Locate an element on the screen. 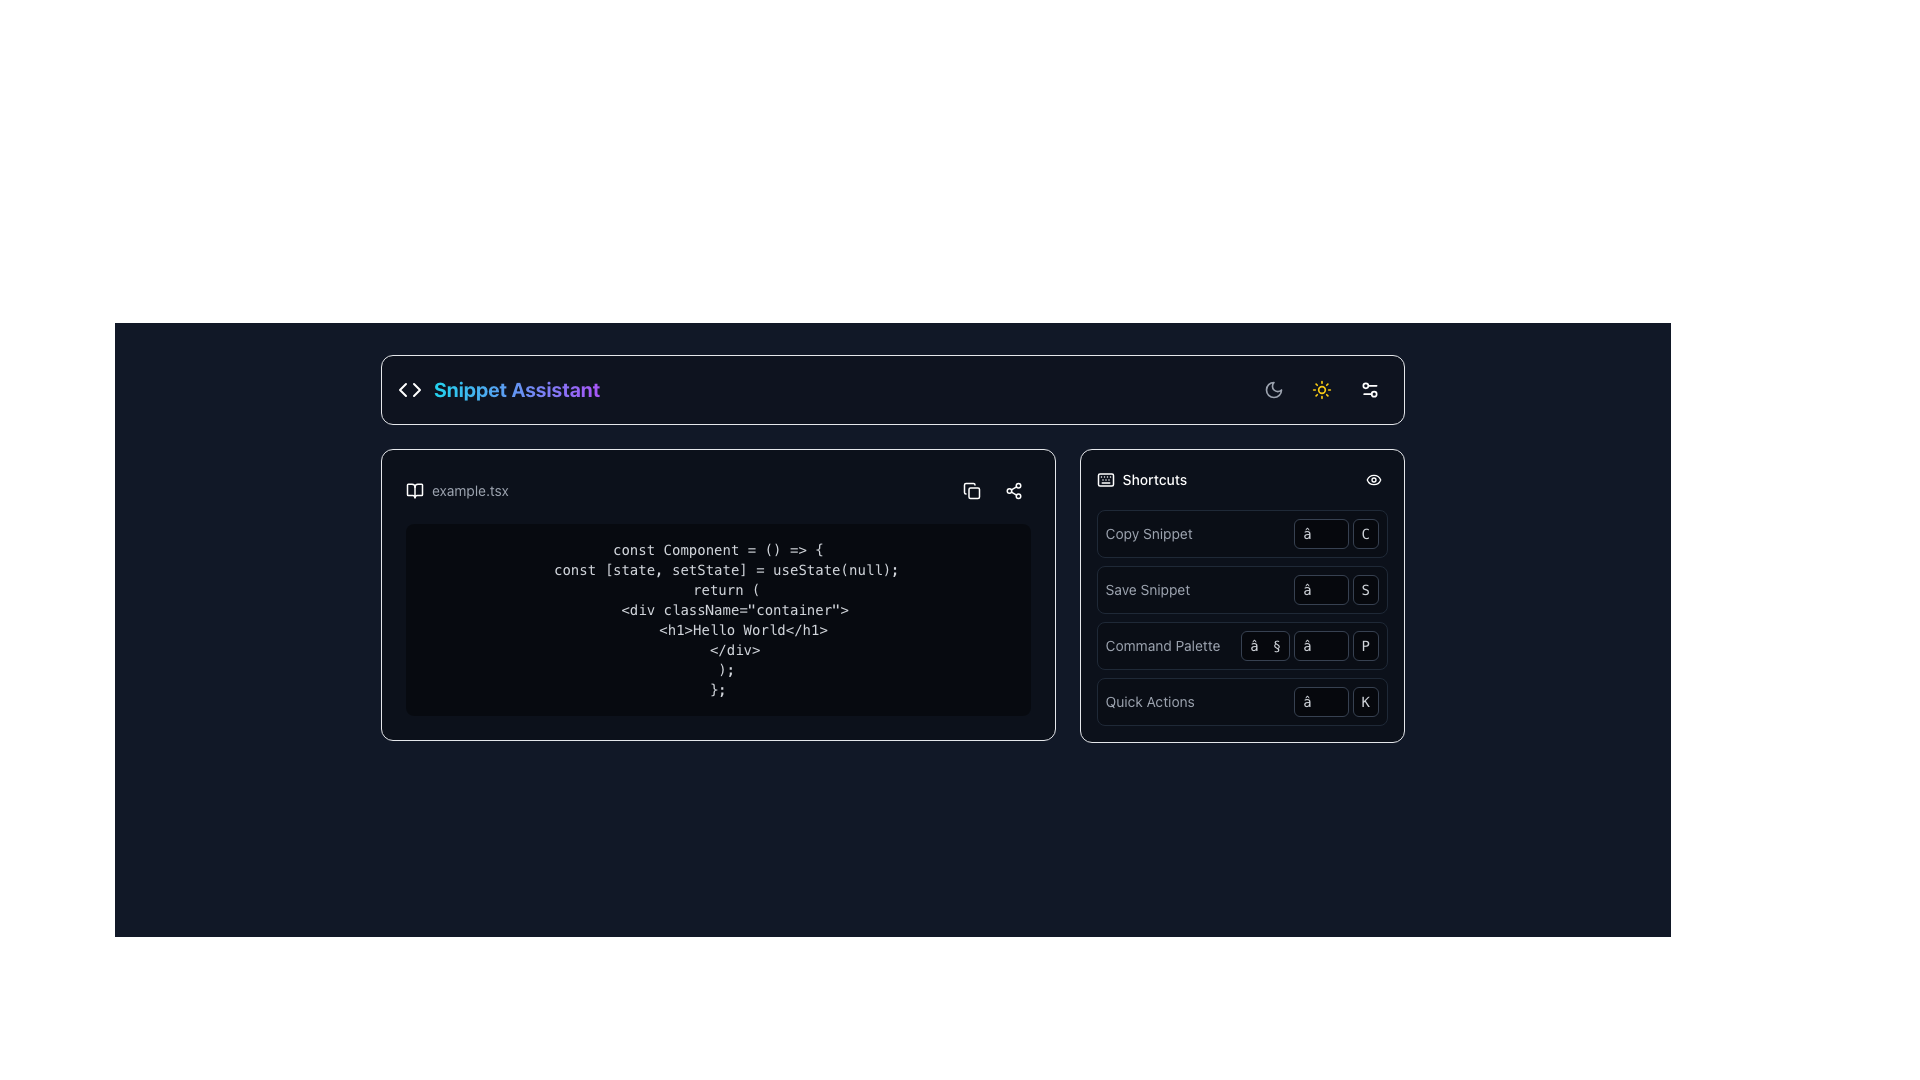  the 'share' button, which is a rounded rectangular button with a cyan background and contains a 'share' icon of three dots connected by two lines, located towards the top right of the interface is located at coordinates (1013, 490).